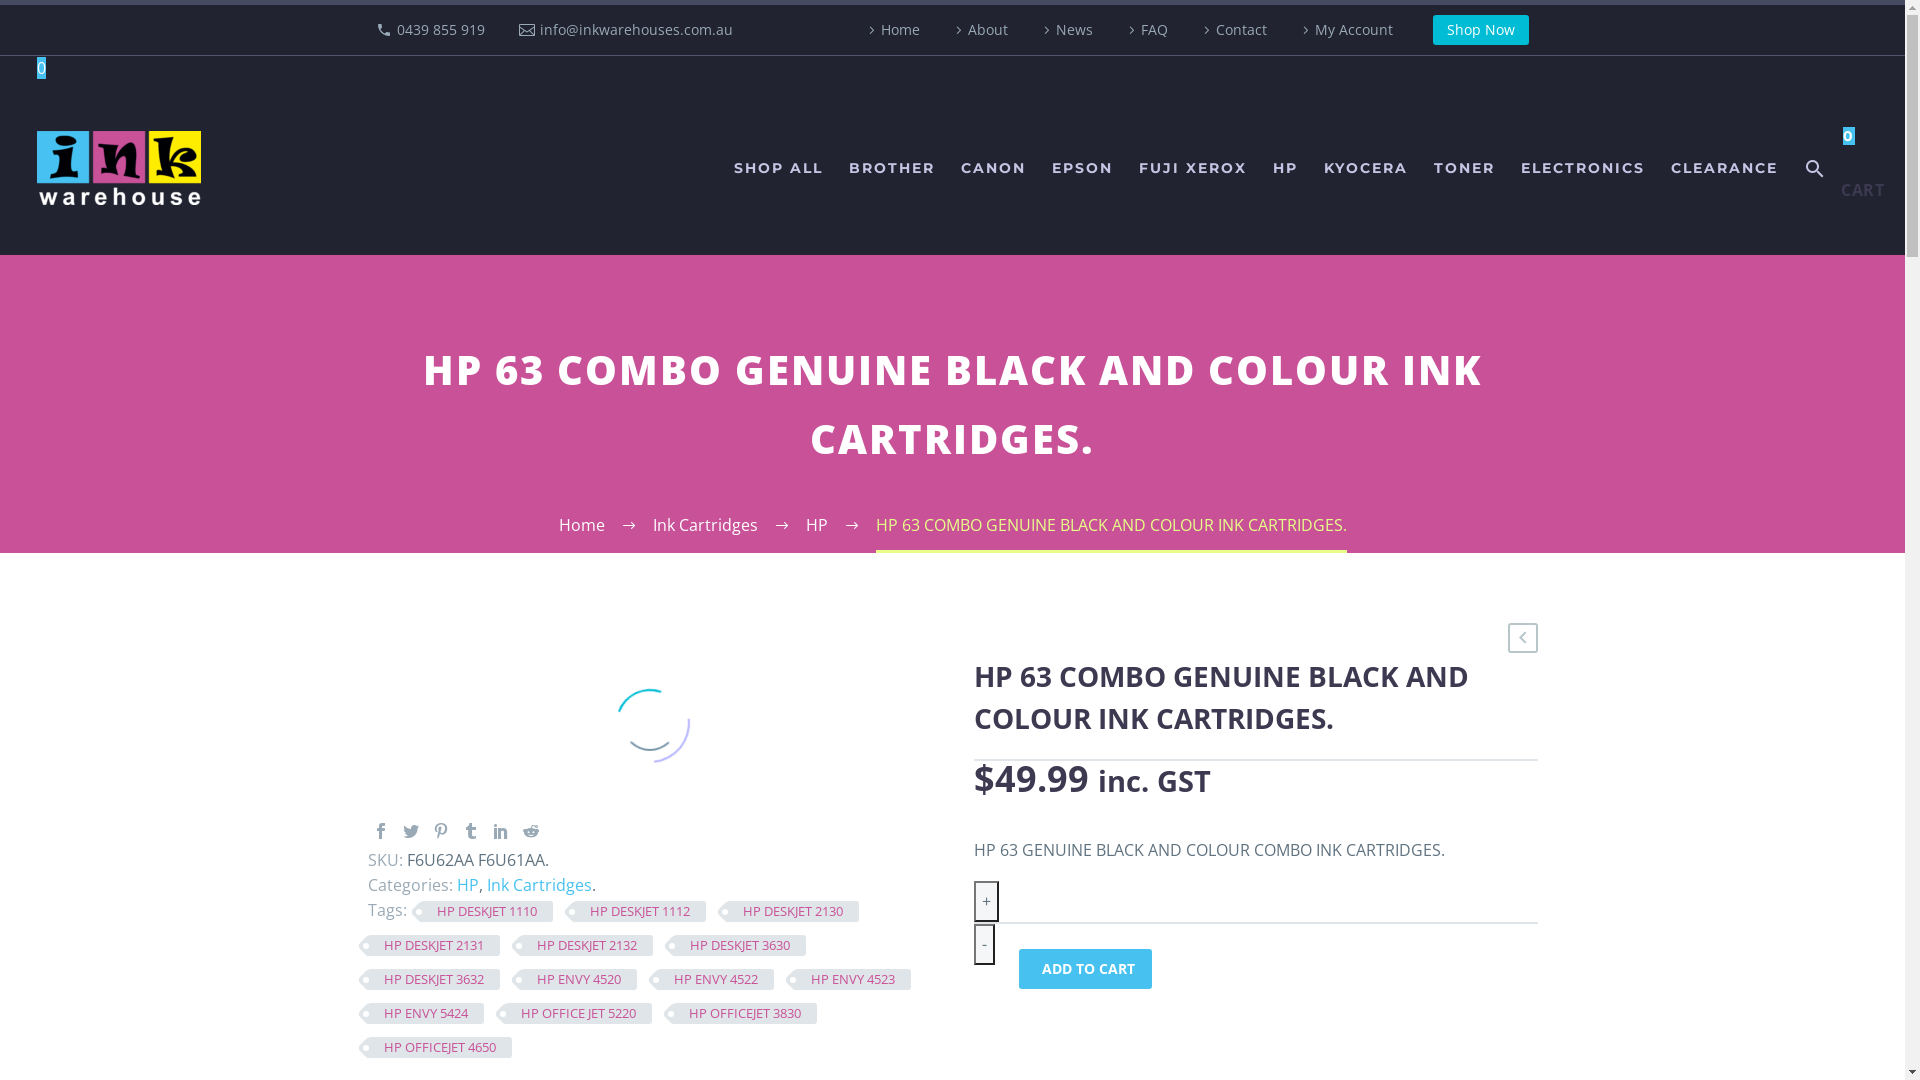 Image resolution: width=1920 pixels, height=1080 pixels. What do you see at coordinates (1582, 167) in the screenshot?
I see `'ELECTRONICS'` at bounding box center [1582, 167].